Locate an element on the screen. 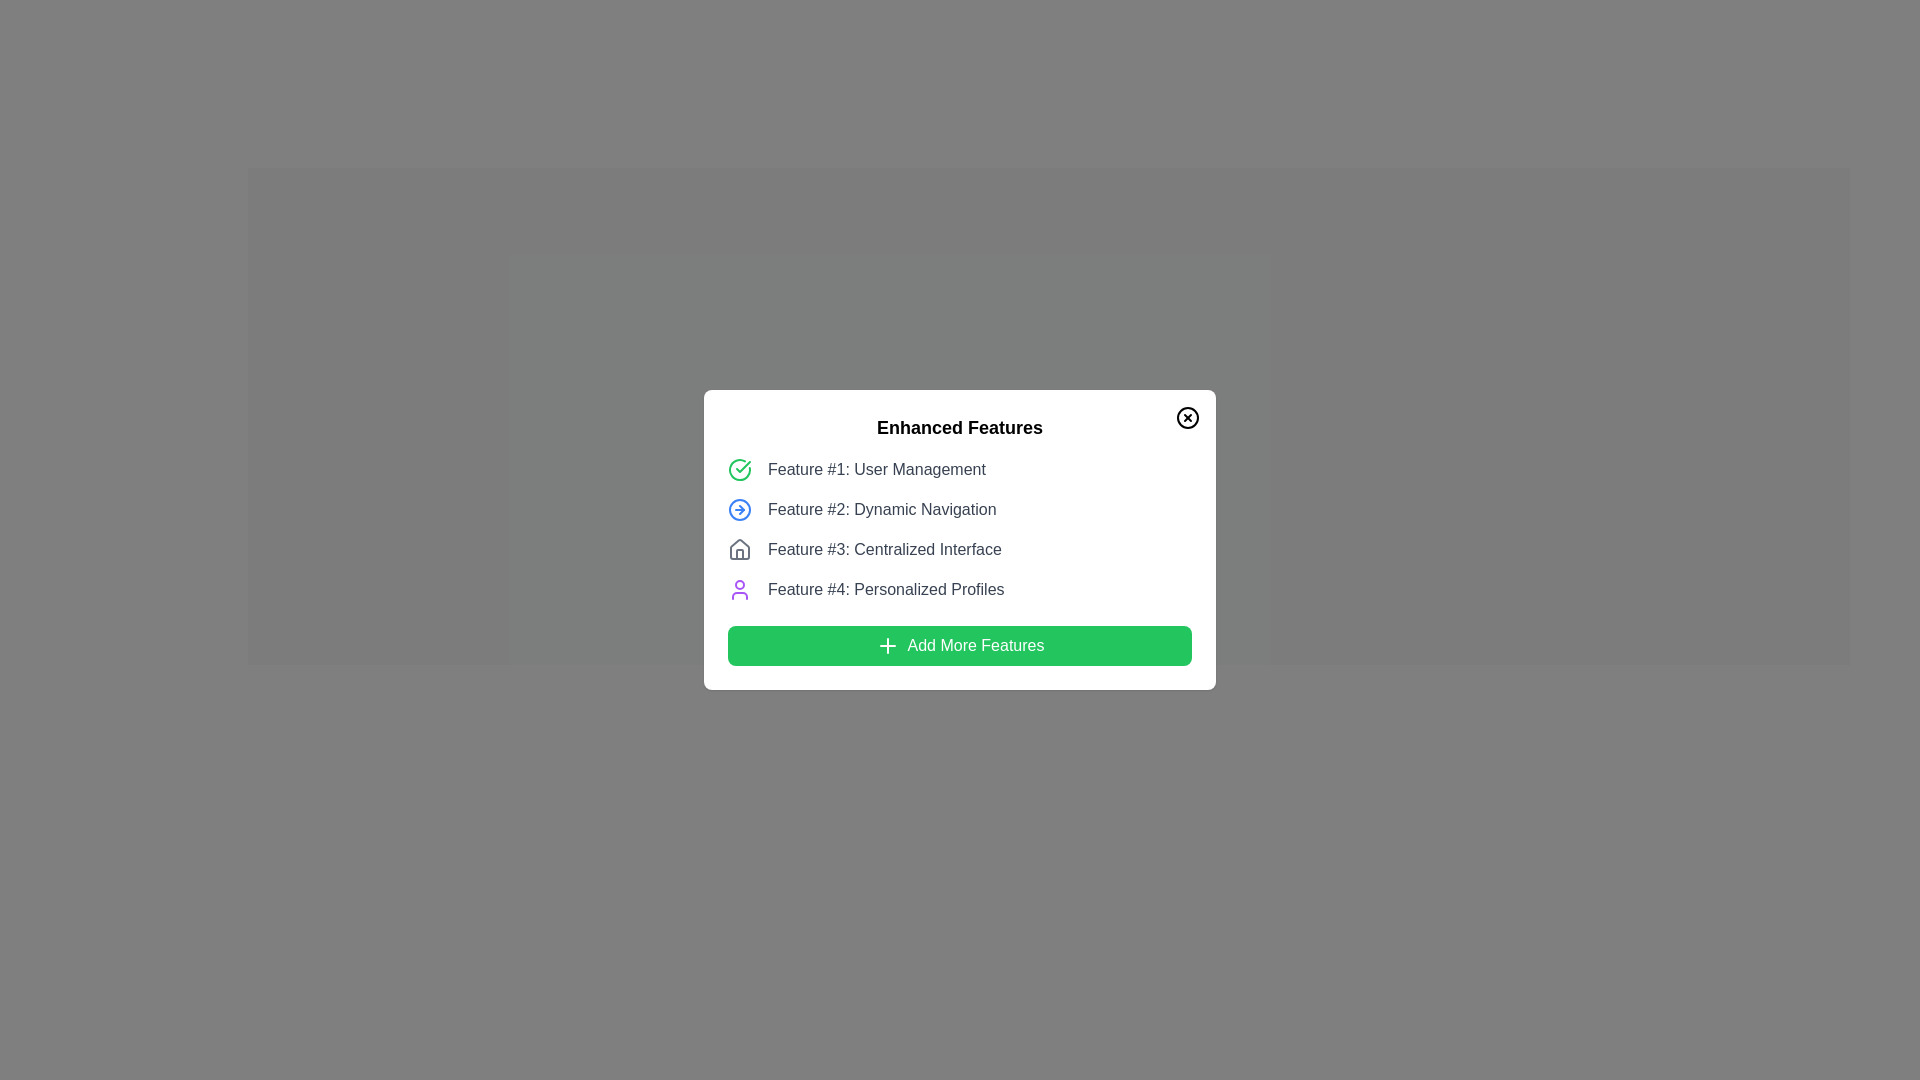 Image resolution: width=1920 pixels, height=1080 pixels. the close button located in the top-right corner of the 'Enhanced Features' modal interface is located at coordinates (1188, 416).